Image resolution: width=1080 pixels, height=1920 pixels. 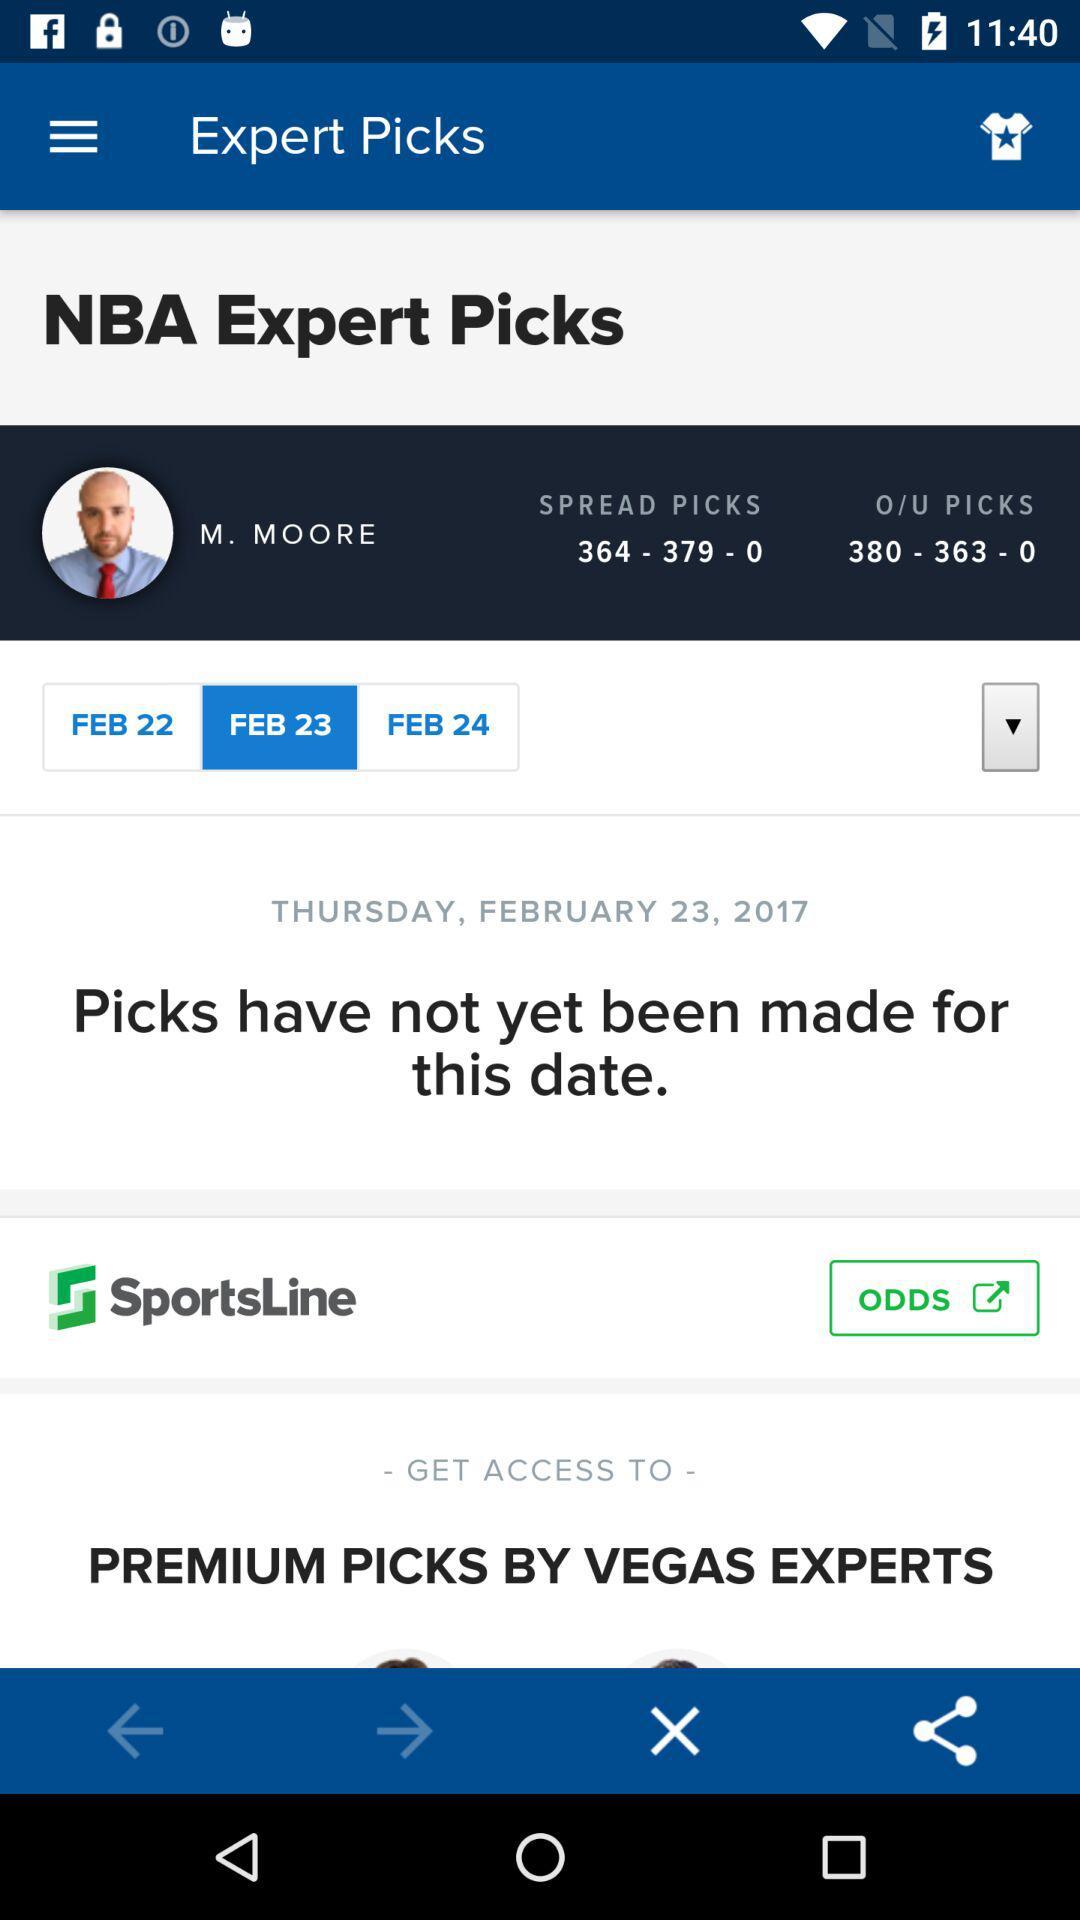 I want to click on the arrow_backward icon, so click(x=135, y=1730).